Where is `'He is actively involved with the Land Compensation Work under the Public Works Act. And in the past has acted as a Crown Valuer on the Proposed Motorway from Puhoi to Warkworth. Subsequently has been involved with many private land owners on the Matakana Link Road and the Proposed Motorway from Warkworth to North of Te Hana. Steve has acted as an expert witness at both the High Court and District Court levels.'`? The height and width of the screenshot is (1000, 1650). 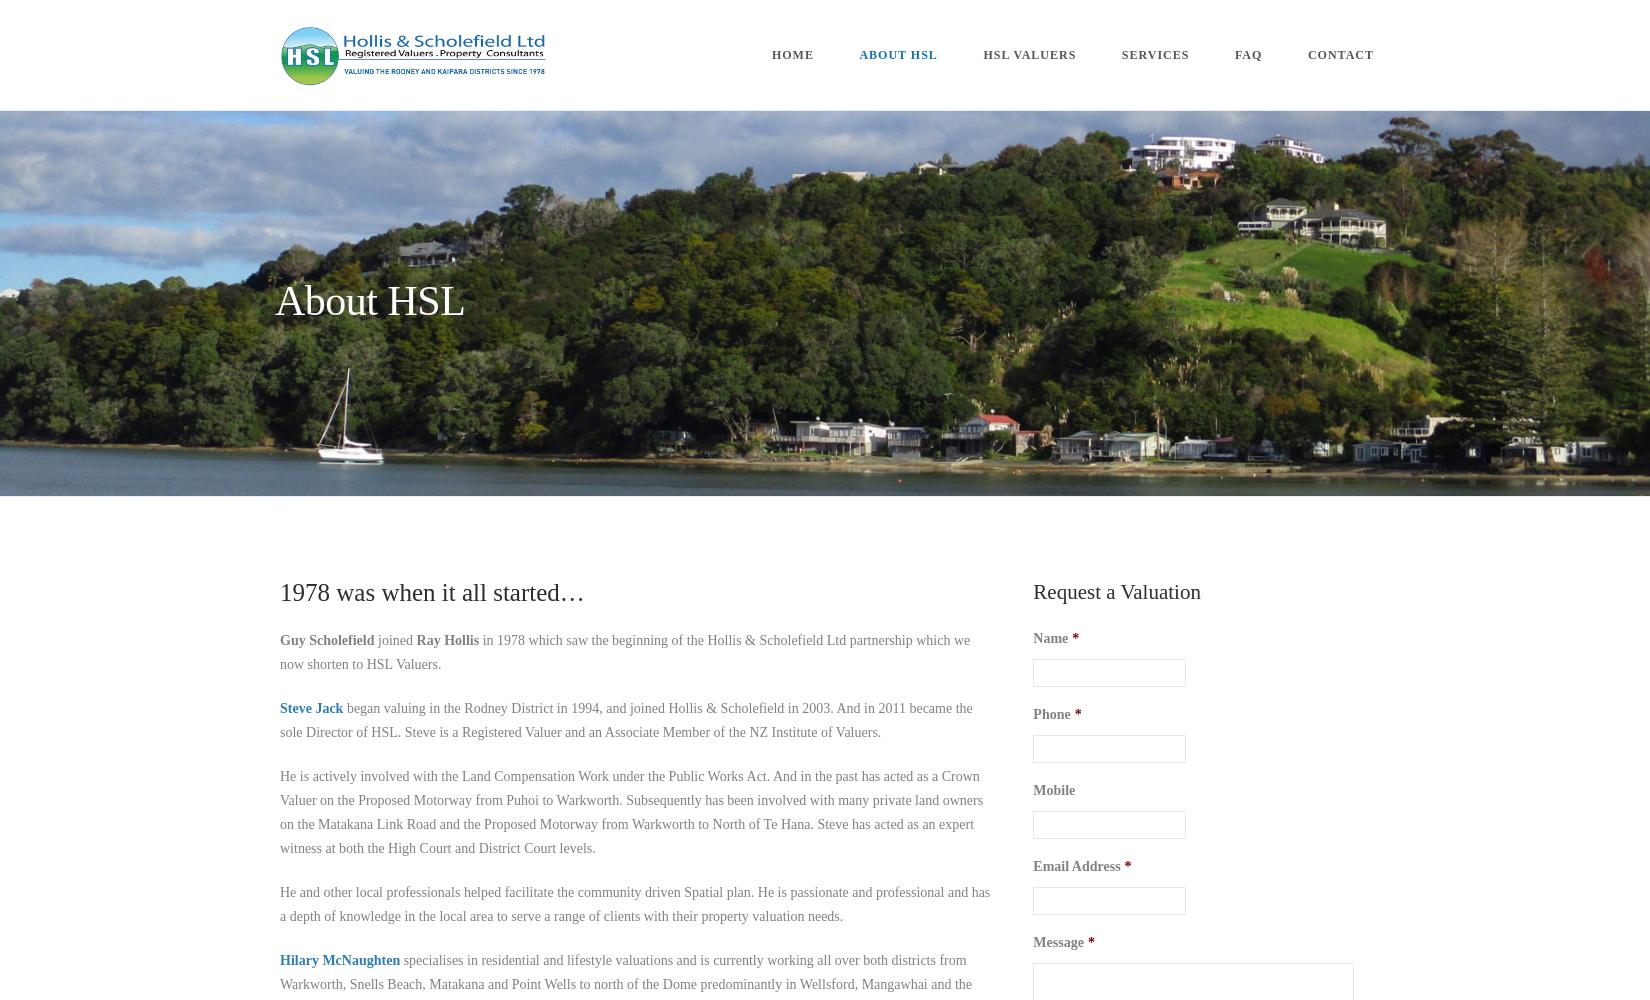 'He is actively involved with the Land Compensation Work under the Public Works Act. And in the past has acted as a Crown Valuer on the Proposed Motorway from Puhoi to Warkworth. Subsequently has been involved with many private land owners on the Matakana Link Road and the Proposed Motorway from Warkworth to North of Te Hana. Steve has acted as an expert witness at both the High Court and District Court levels.' is located at coordinates (630, 812).